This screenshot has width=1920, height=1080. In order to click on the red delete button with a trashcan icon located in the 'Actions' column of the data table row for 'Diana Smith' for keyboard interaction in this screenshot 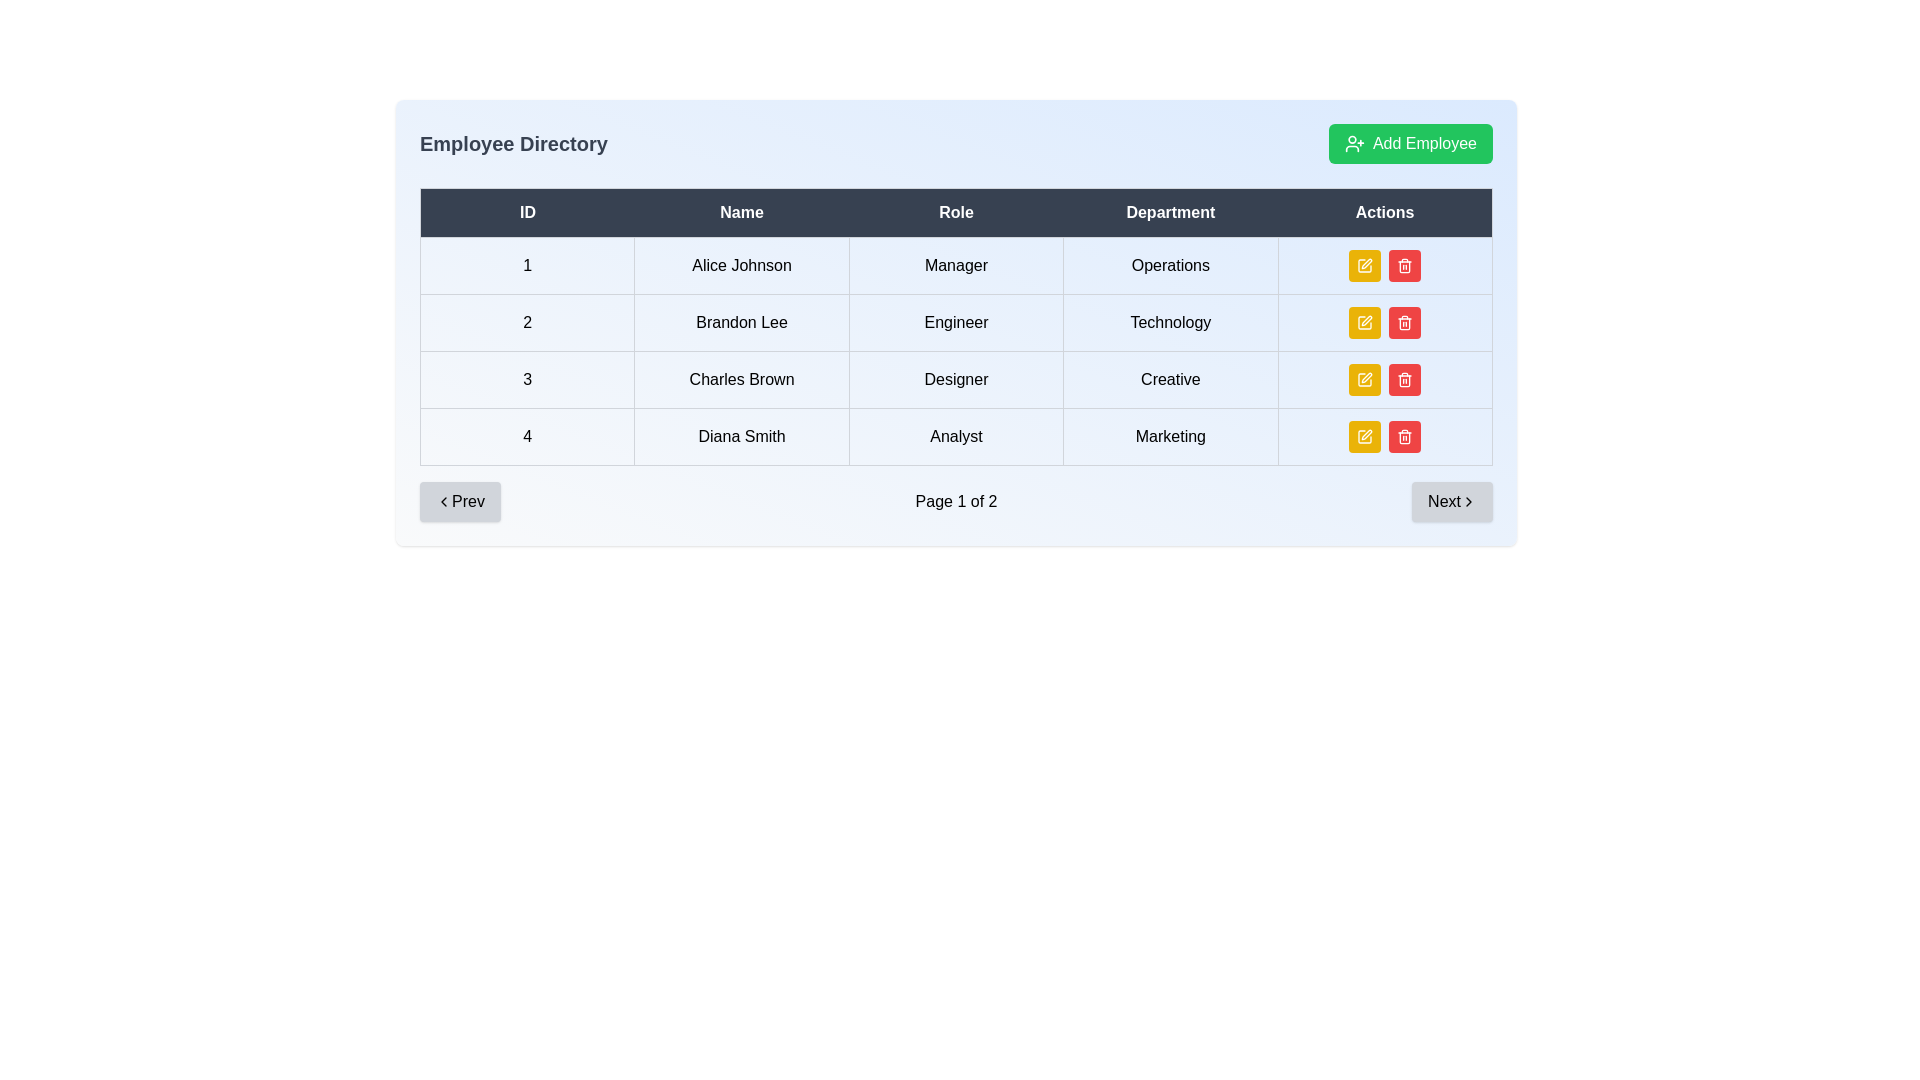, I will do `click(1404, 435)`.